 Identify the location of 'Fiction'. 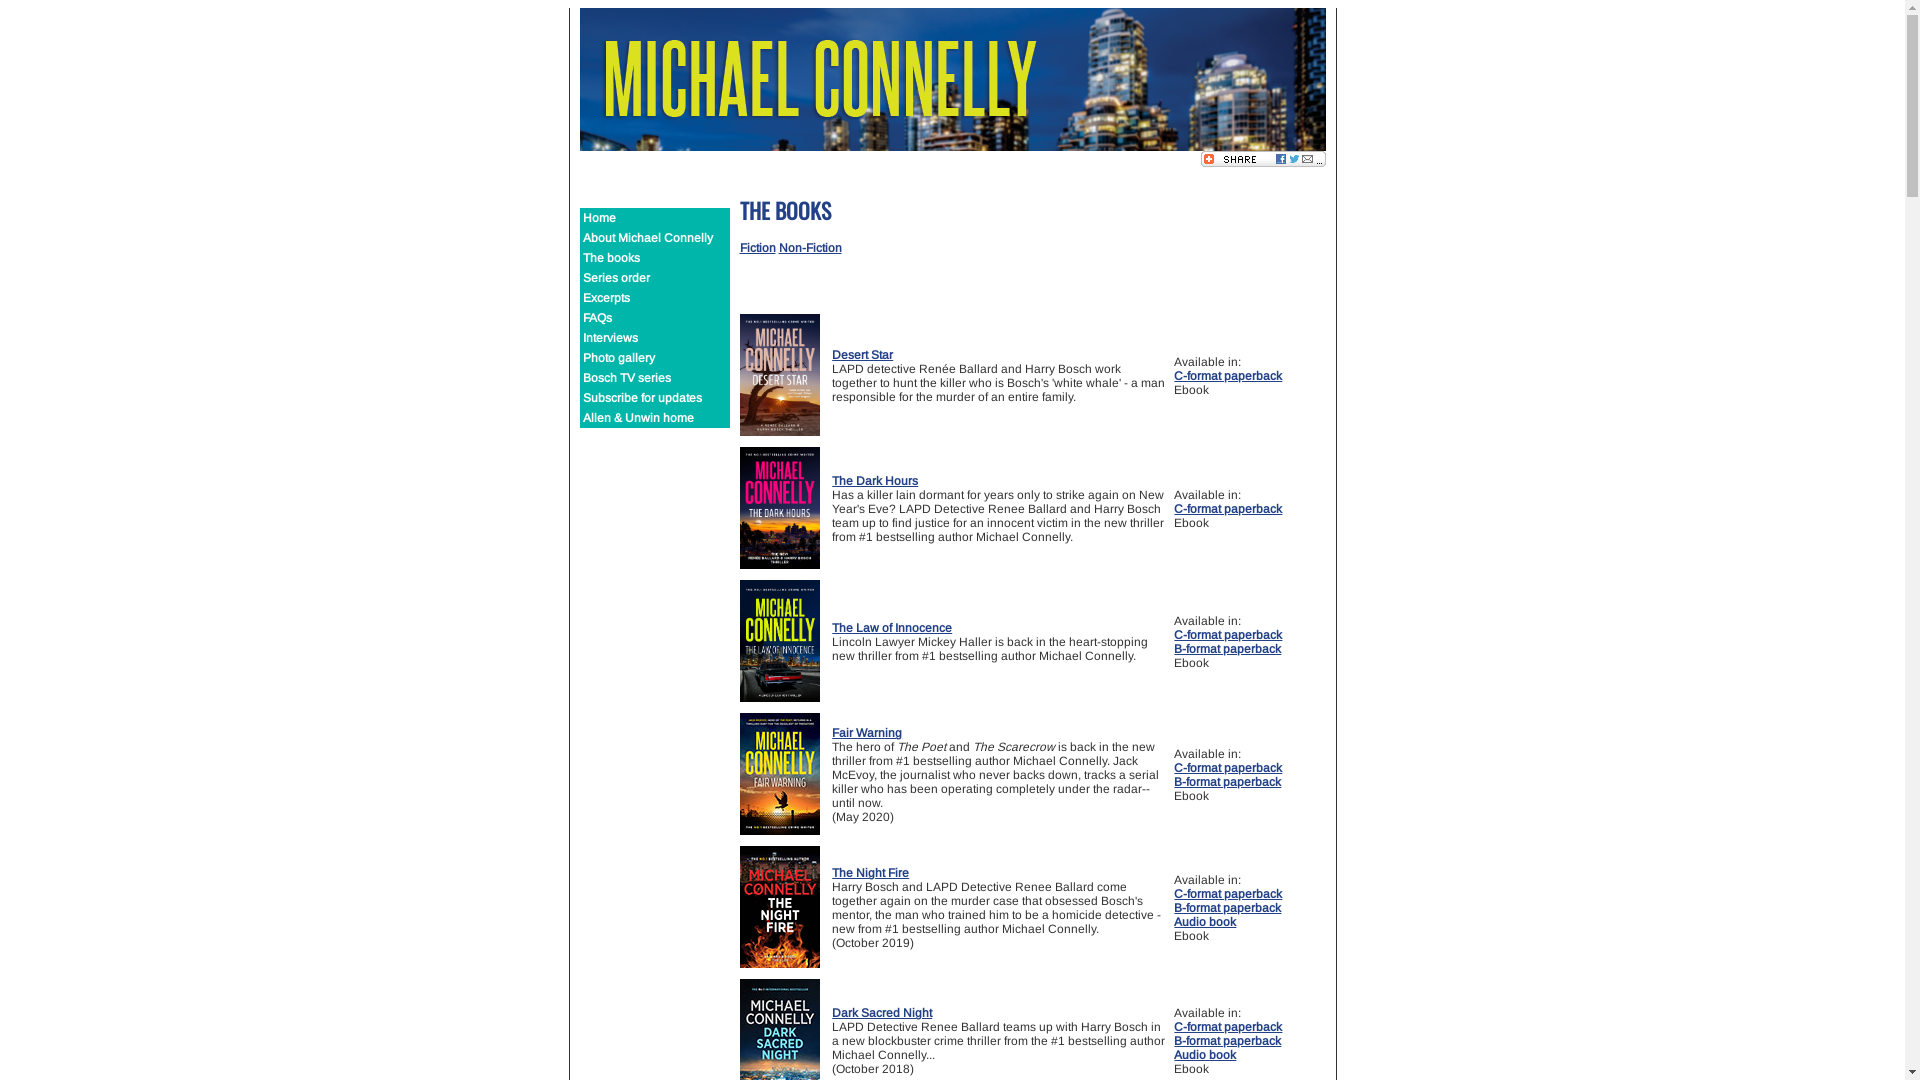
(757, 246).